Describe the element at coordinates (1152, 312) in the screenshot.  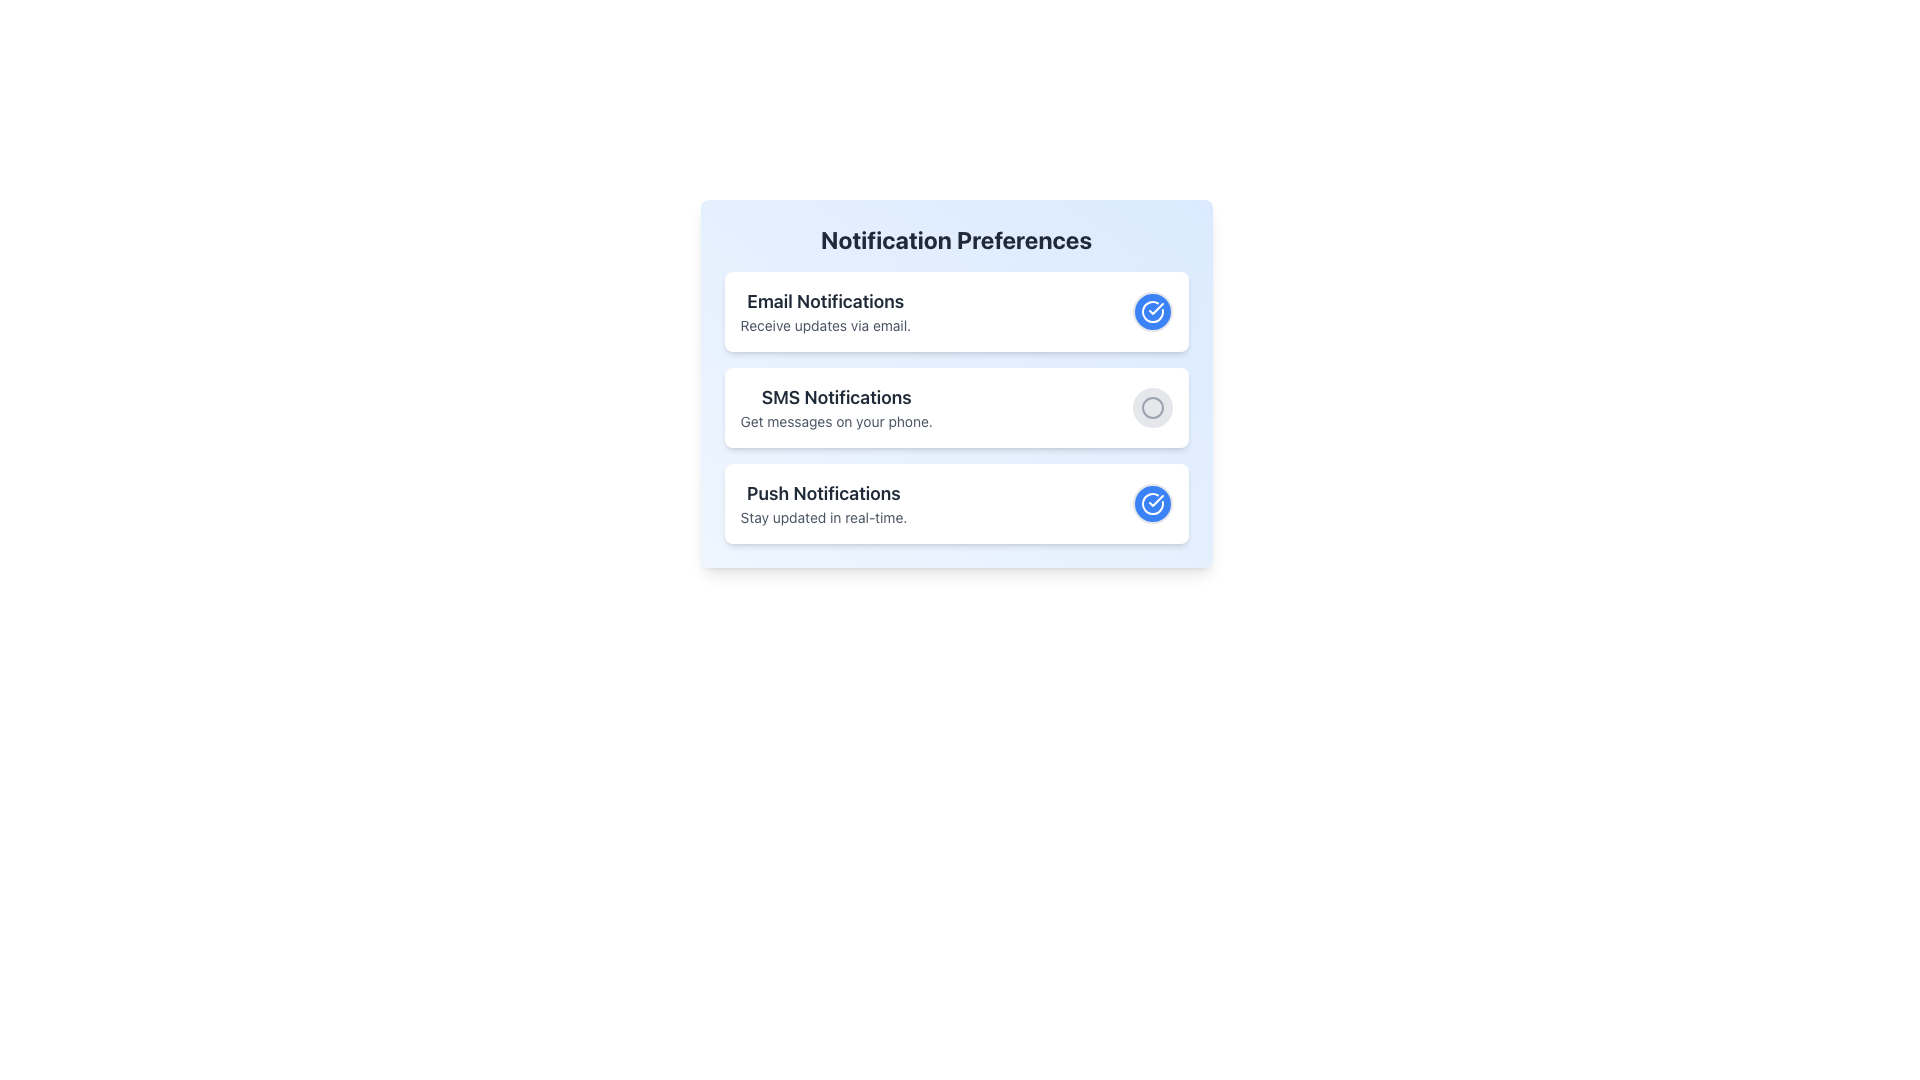
I see `the blue checkmark icon within the circular boundary, located at the far right end of the 'Email Notifications' row in the notification preferences layout` at that location.